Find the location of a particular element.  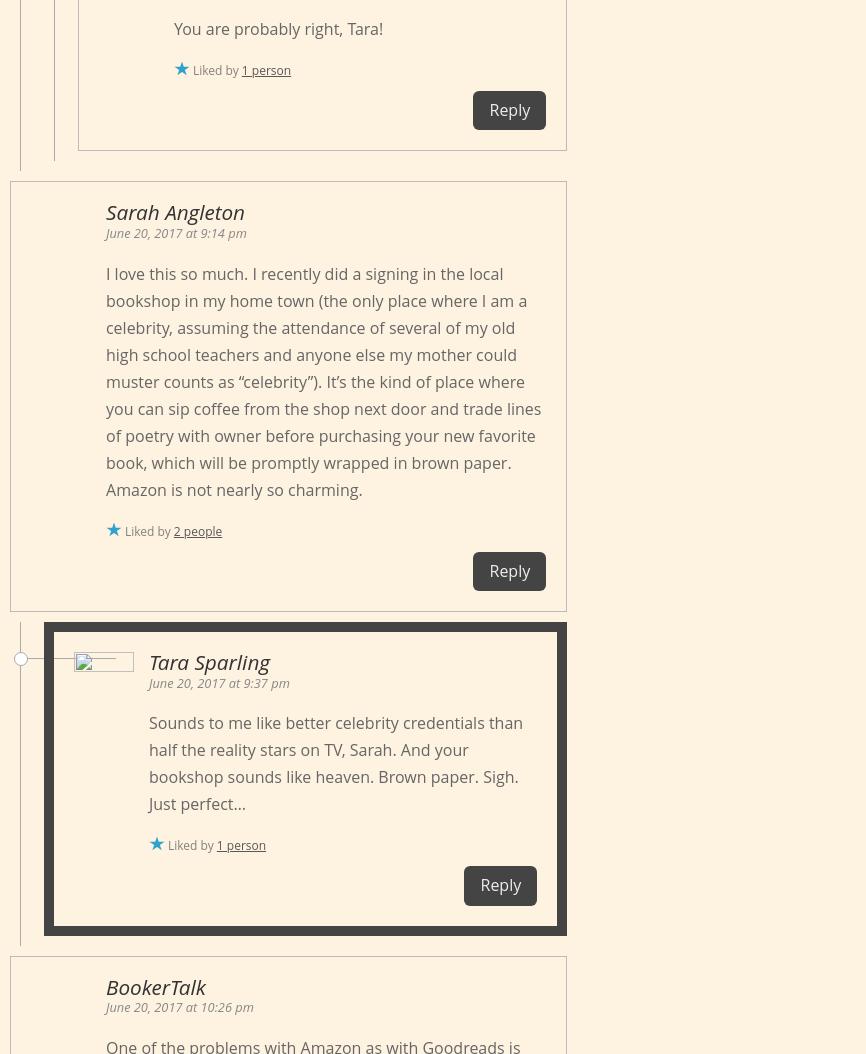

'You are probably right, Tara!' is located at coordinates (277, 28).